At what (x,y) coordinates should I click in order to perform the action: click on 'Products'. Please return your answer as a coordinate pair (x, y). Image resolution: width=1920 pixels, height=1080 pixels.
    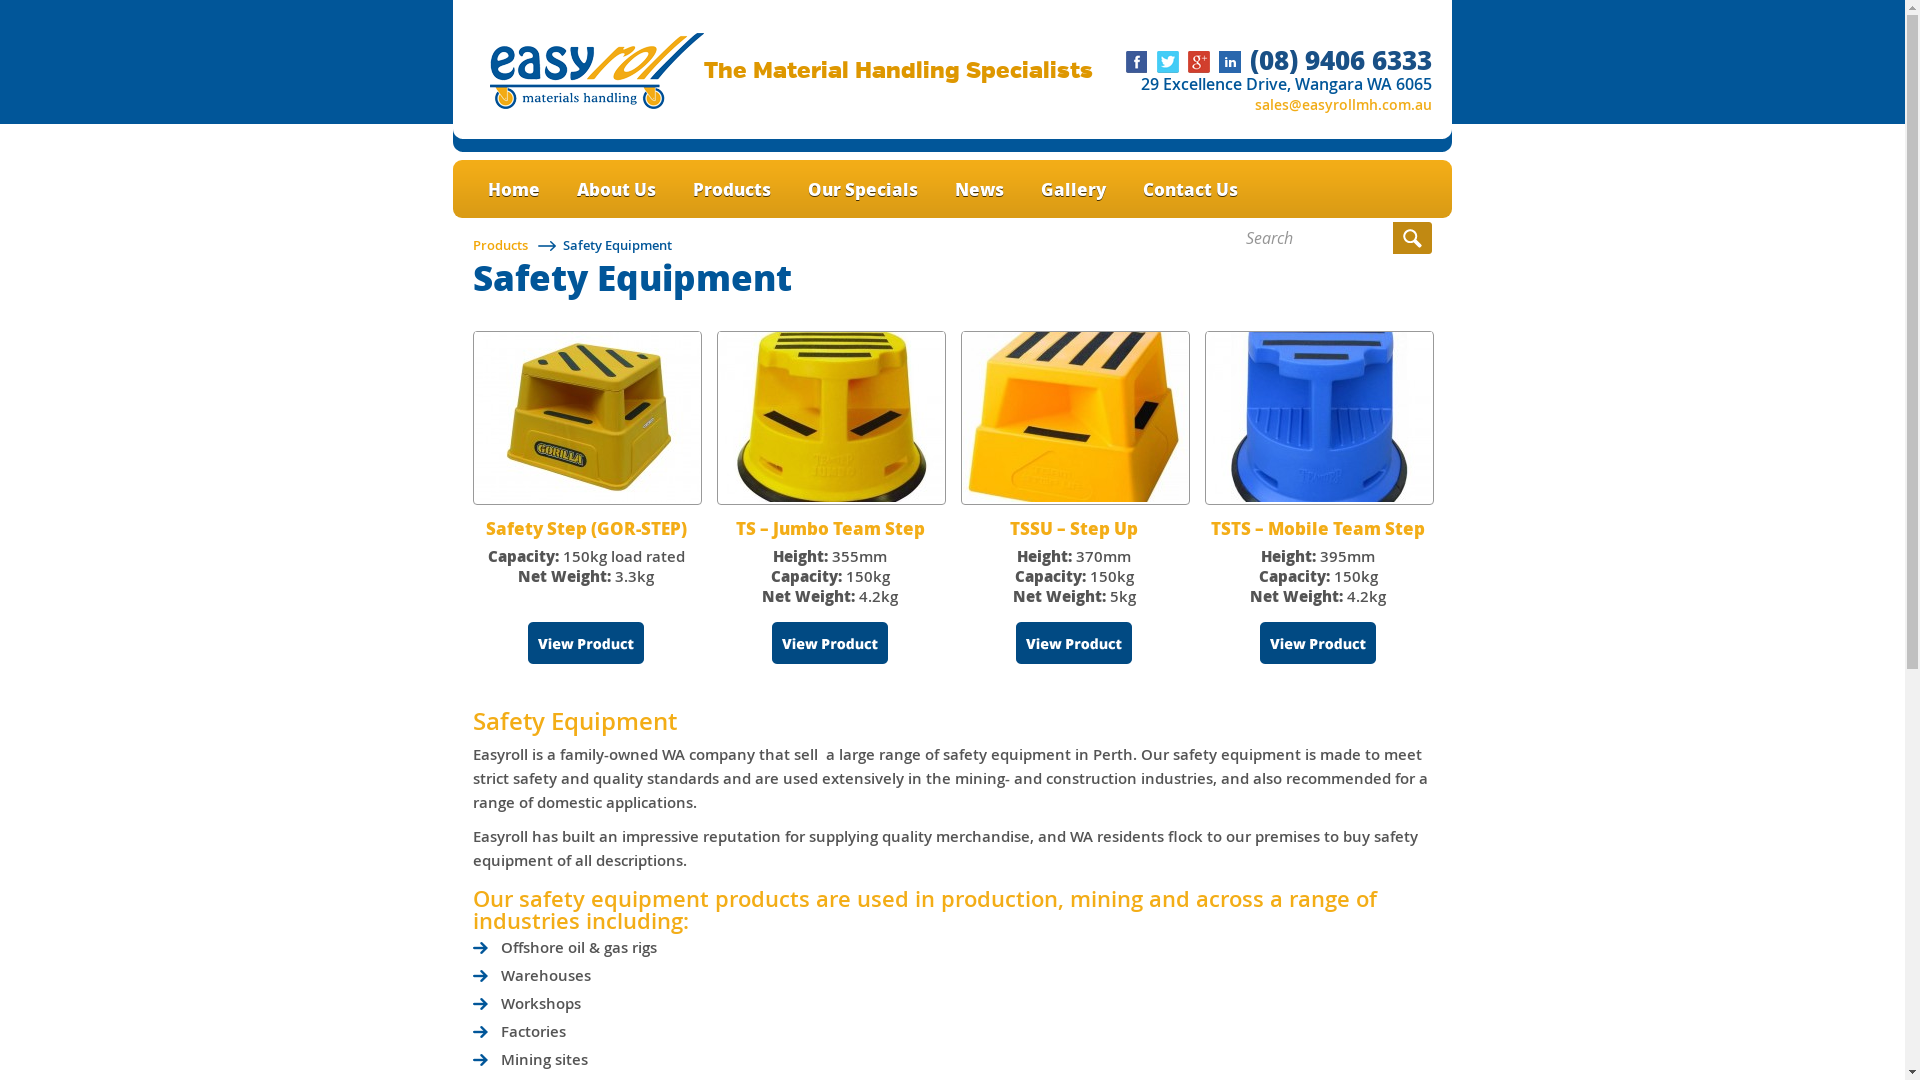
    Looking at the image, I should click on (499, 244).